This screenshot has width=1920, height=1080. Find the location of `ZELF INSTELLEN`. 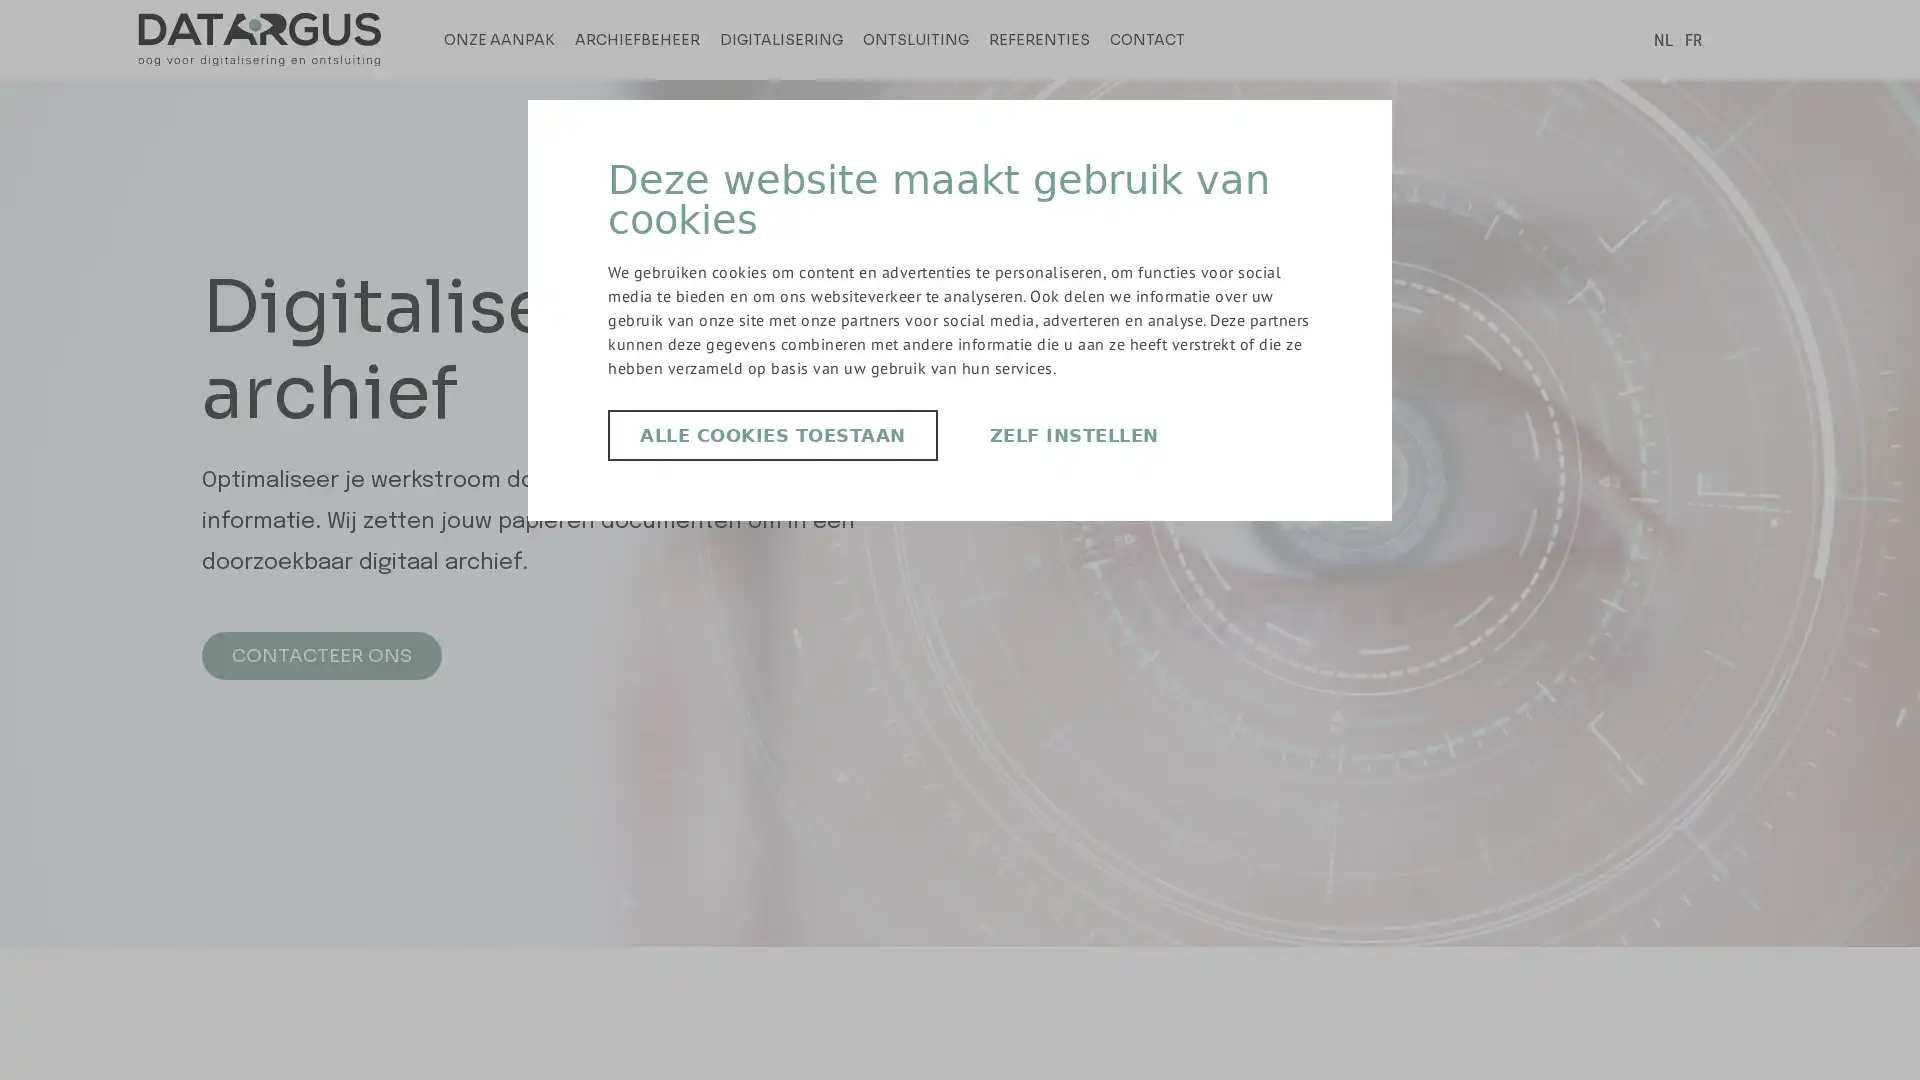

ZELF INSTELLEN is located at coordinates (1072, 434).